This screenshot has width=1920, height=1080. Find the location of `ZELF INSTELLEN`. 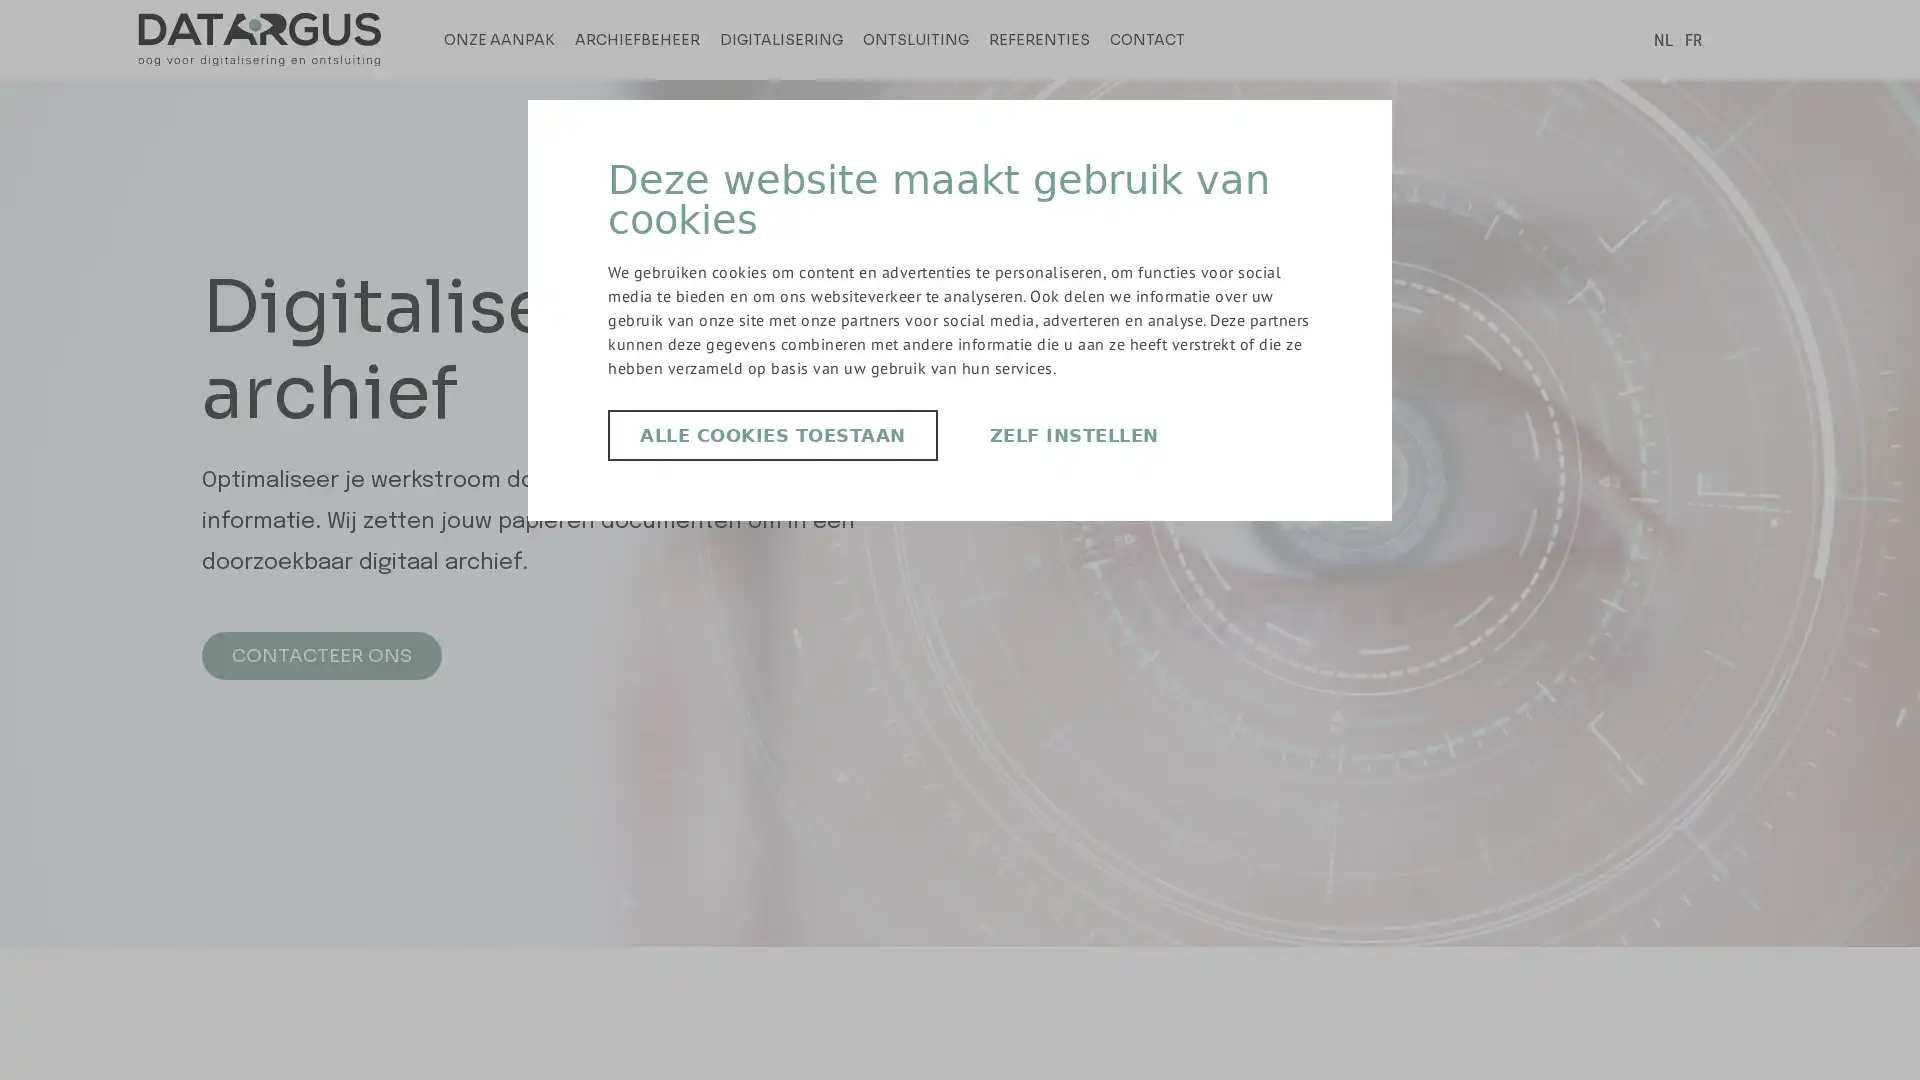

ZELF INSTELLEN is located at coordinates (1072, 434).